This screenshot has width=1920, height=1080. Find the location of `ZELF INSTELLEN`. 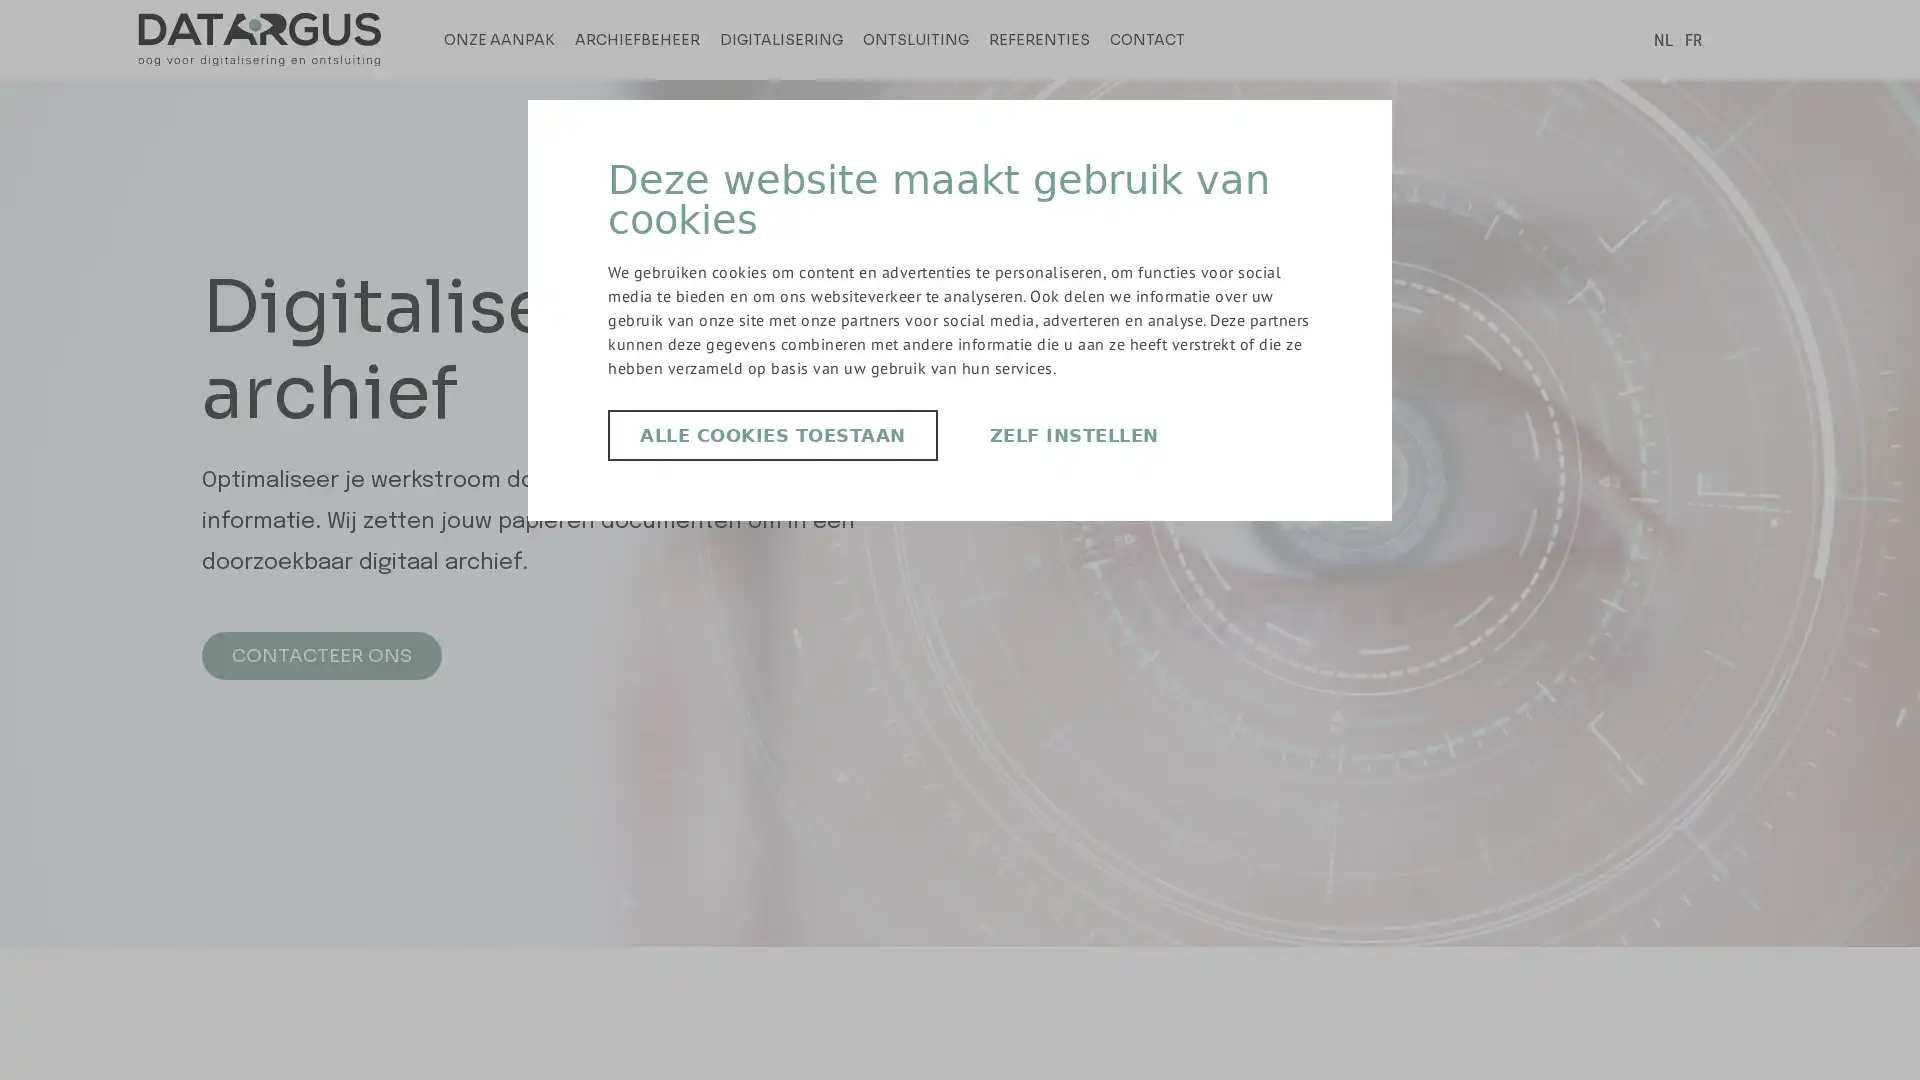

ZELF INSTELLEN is located at coordinates (1072, 434).